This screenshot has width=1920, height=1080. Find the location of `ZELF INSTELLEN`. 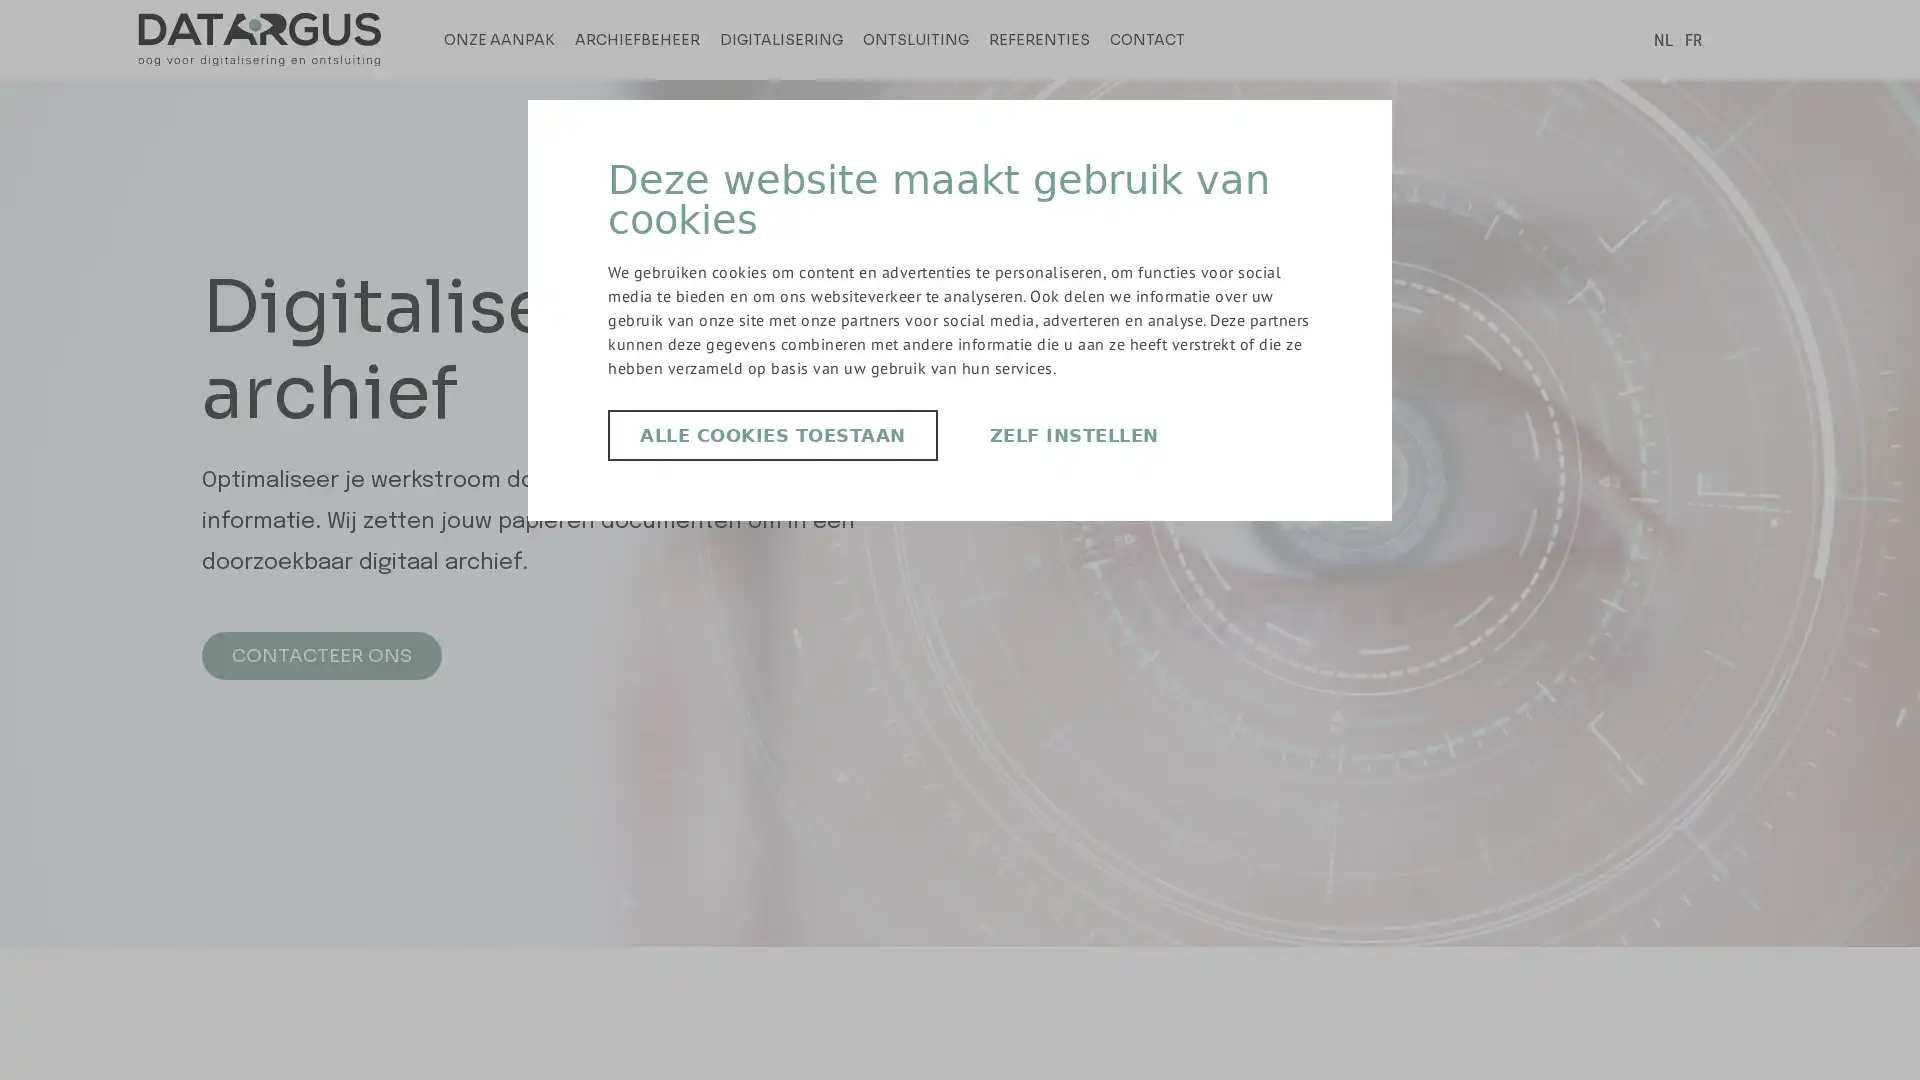

ZELF INSTELLEN is located at coordinates (1072, 434).